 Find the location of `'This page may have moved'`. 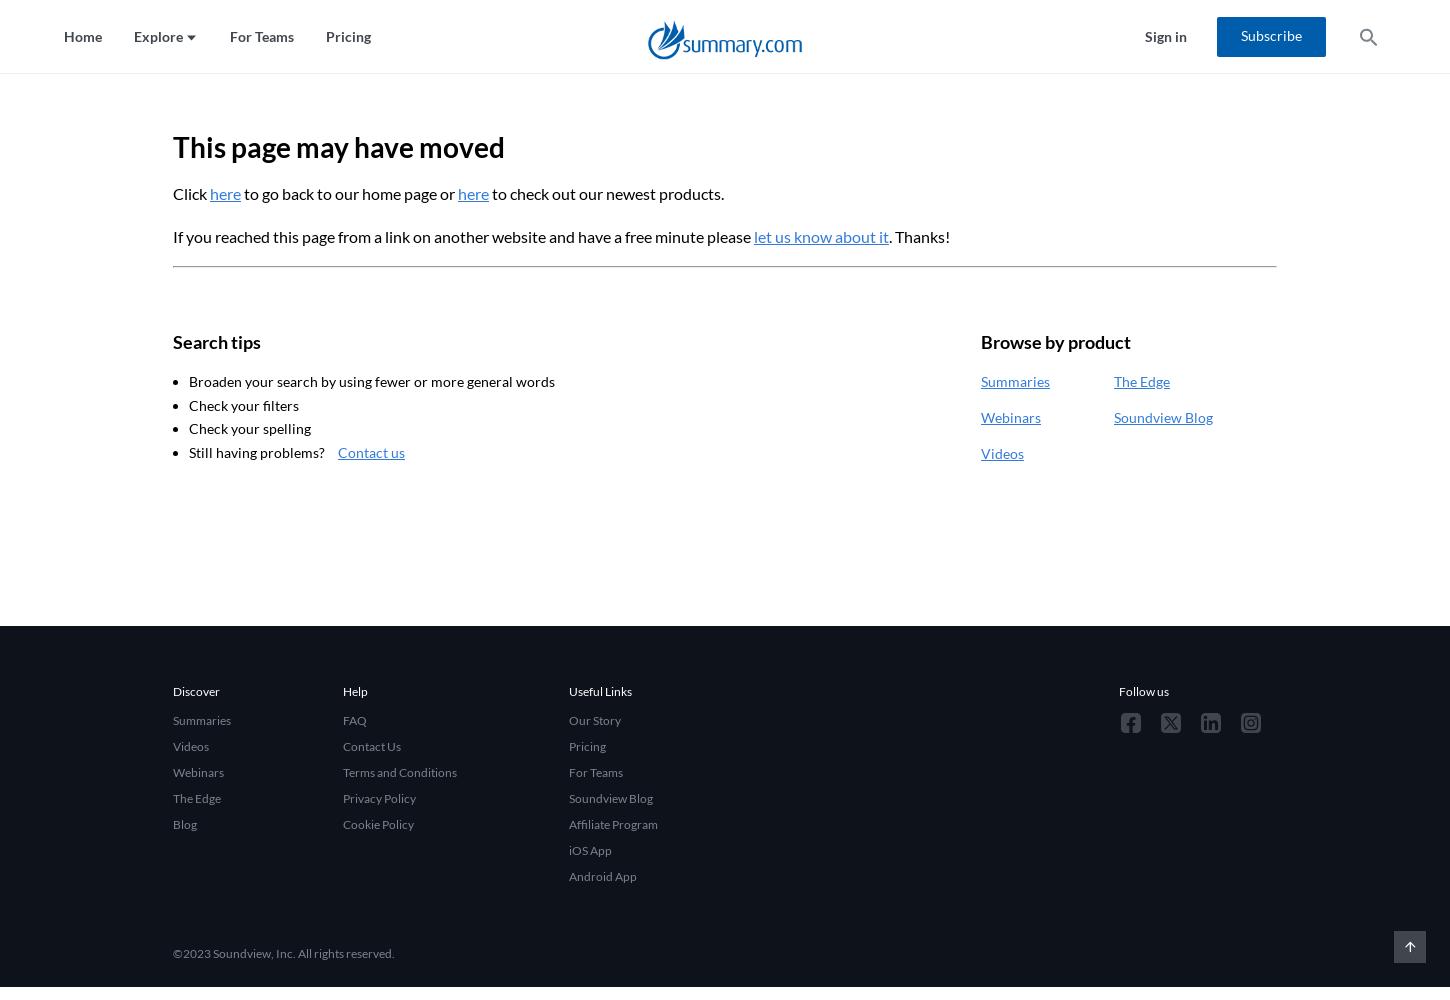

'This page may have moved' is located at coordinates (339, 146).